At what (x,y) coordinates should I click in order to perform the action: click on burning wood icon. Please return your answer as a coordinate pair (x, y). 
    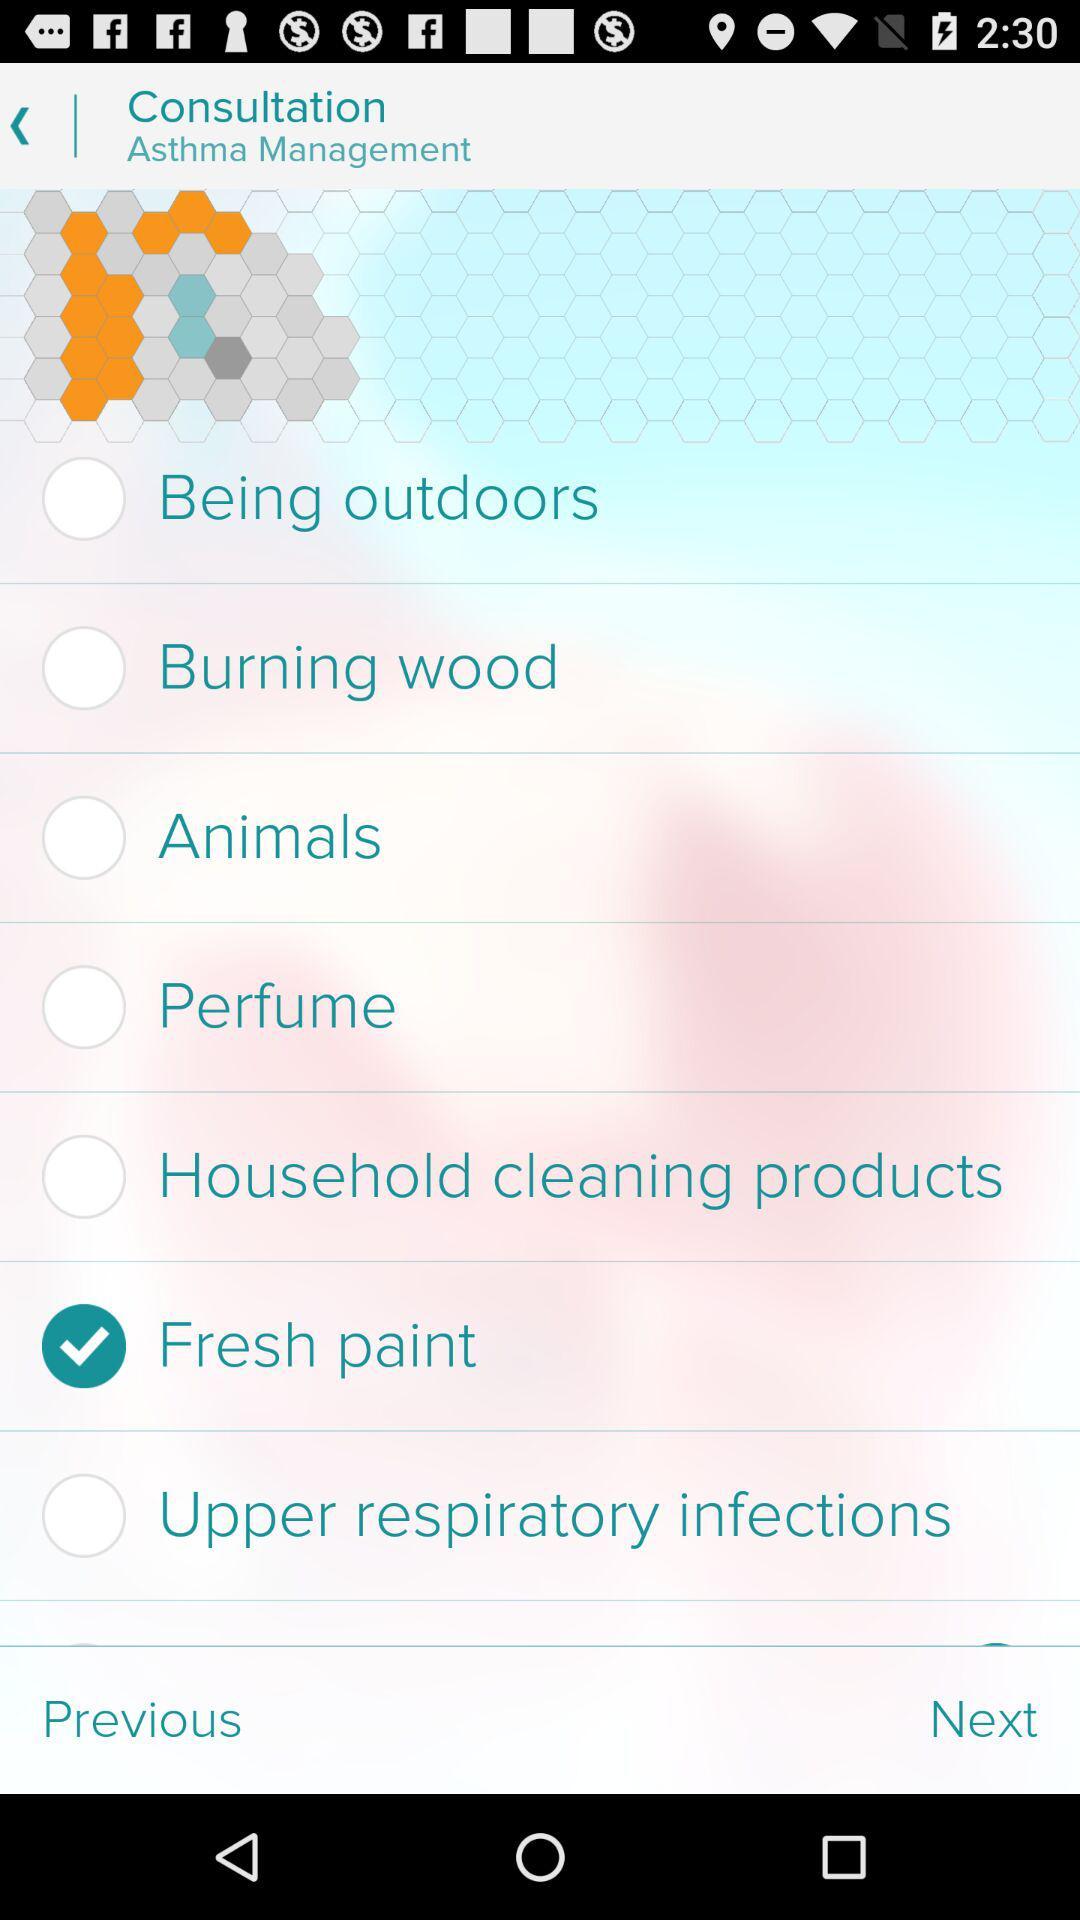
    Looking at the image, I should click on (533, 668).